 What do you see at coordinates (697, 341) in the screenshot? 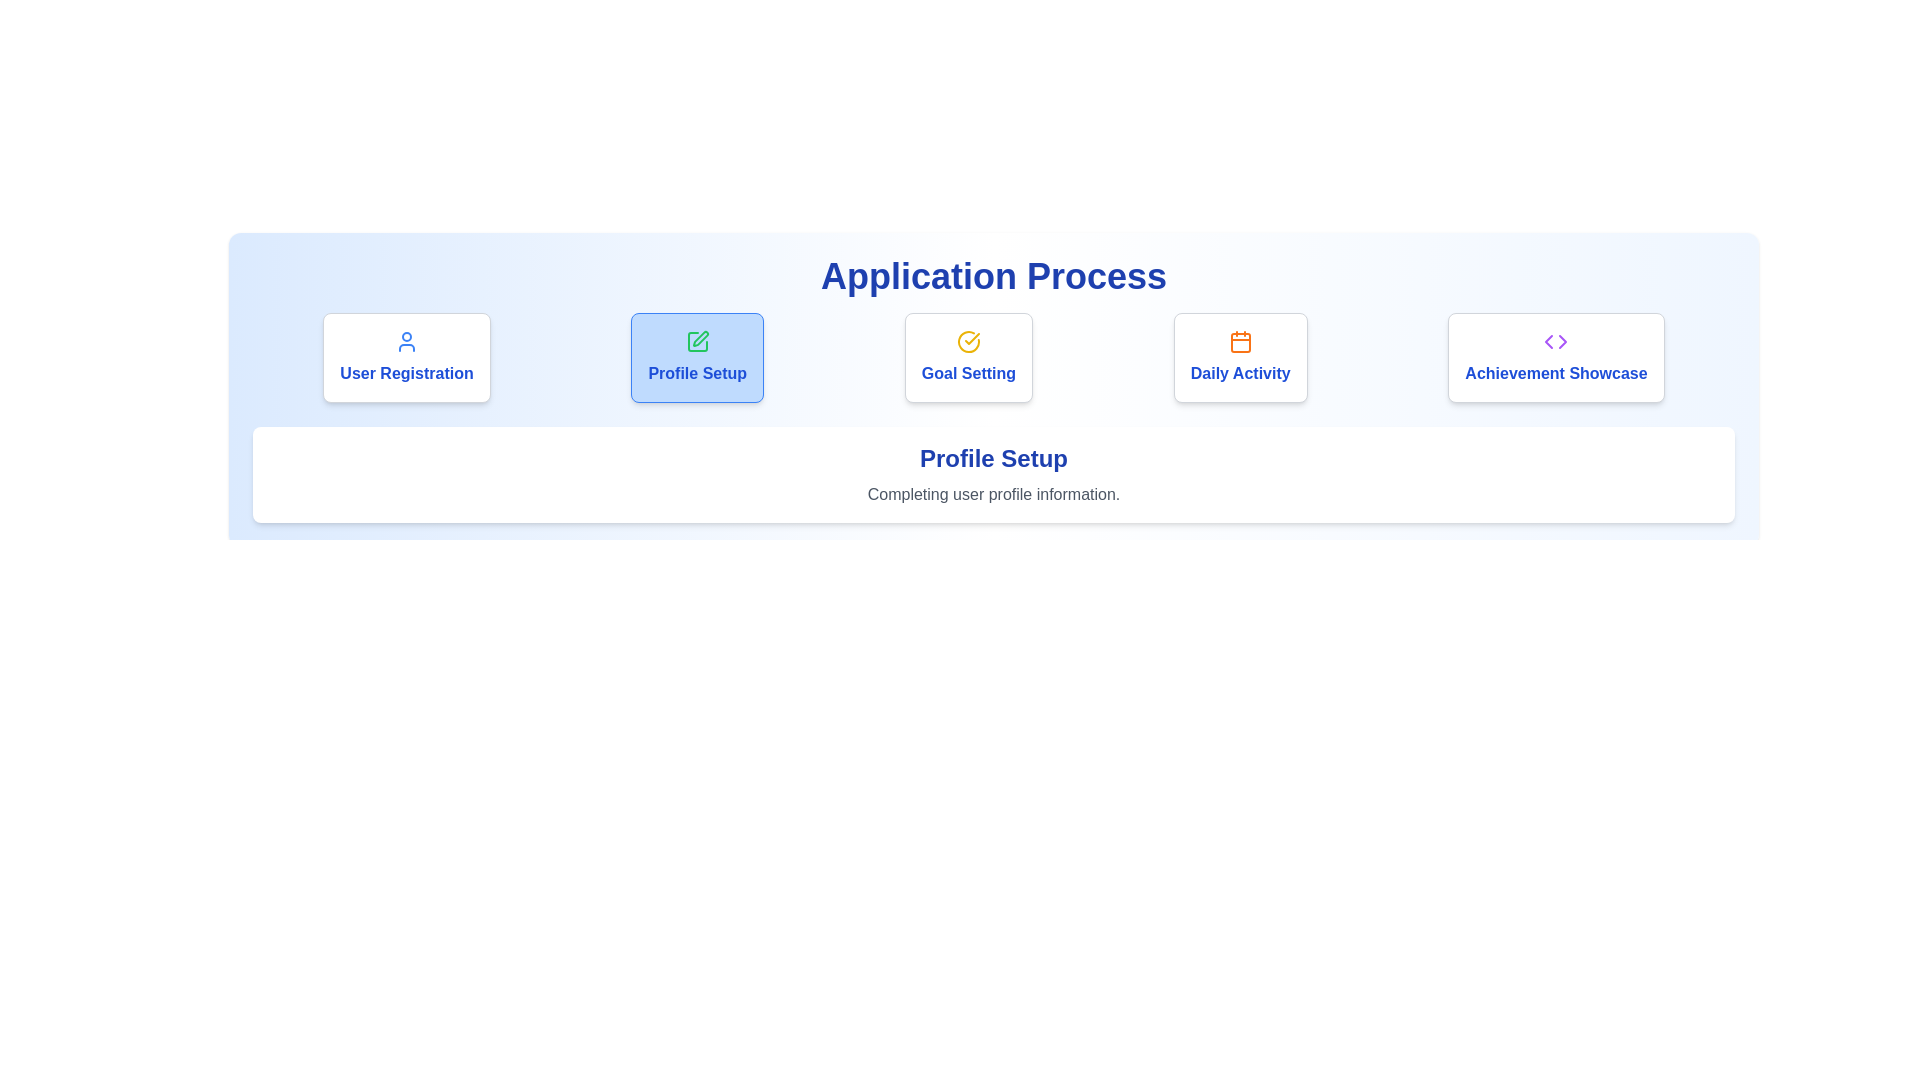
I see `the green pen icon outlined in a square located in the second box labeled 'Profile Setup' in the horizontal navigation bar` at bounding box center [697, 341].